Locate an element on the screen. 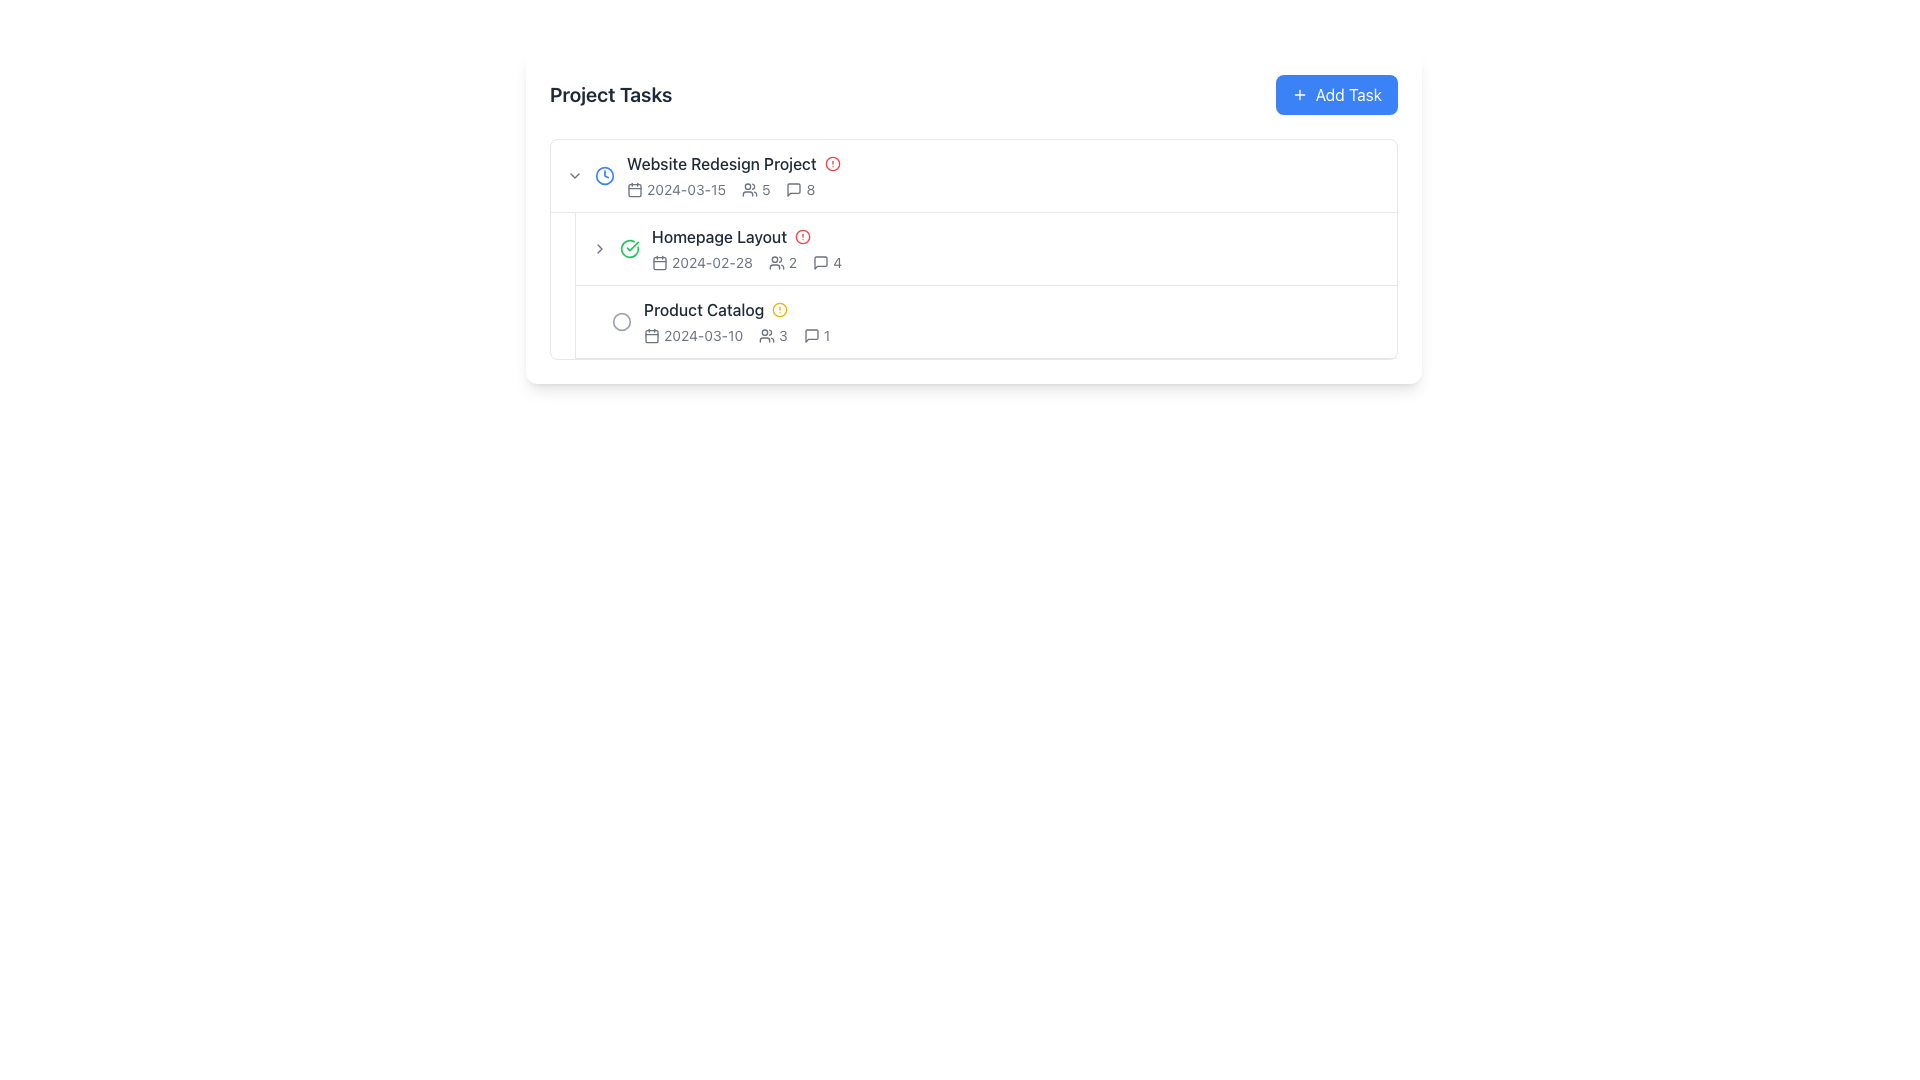  the text label displaying the date '2024-03-10' with a calendar icon, which is the first item in the 'Product Catalog' list row is located at coordinates (693, 334).